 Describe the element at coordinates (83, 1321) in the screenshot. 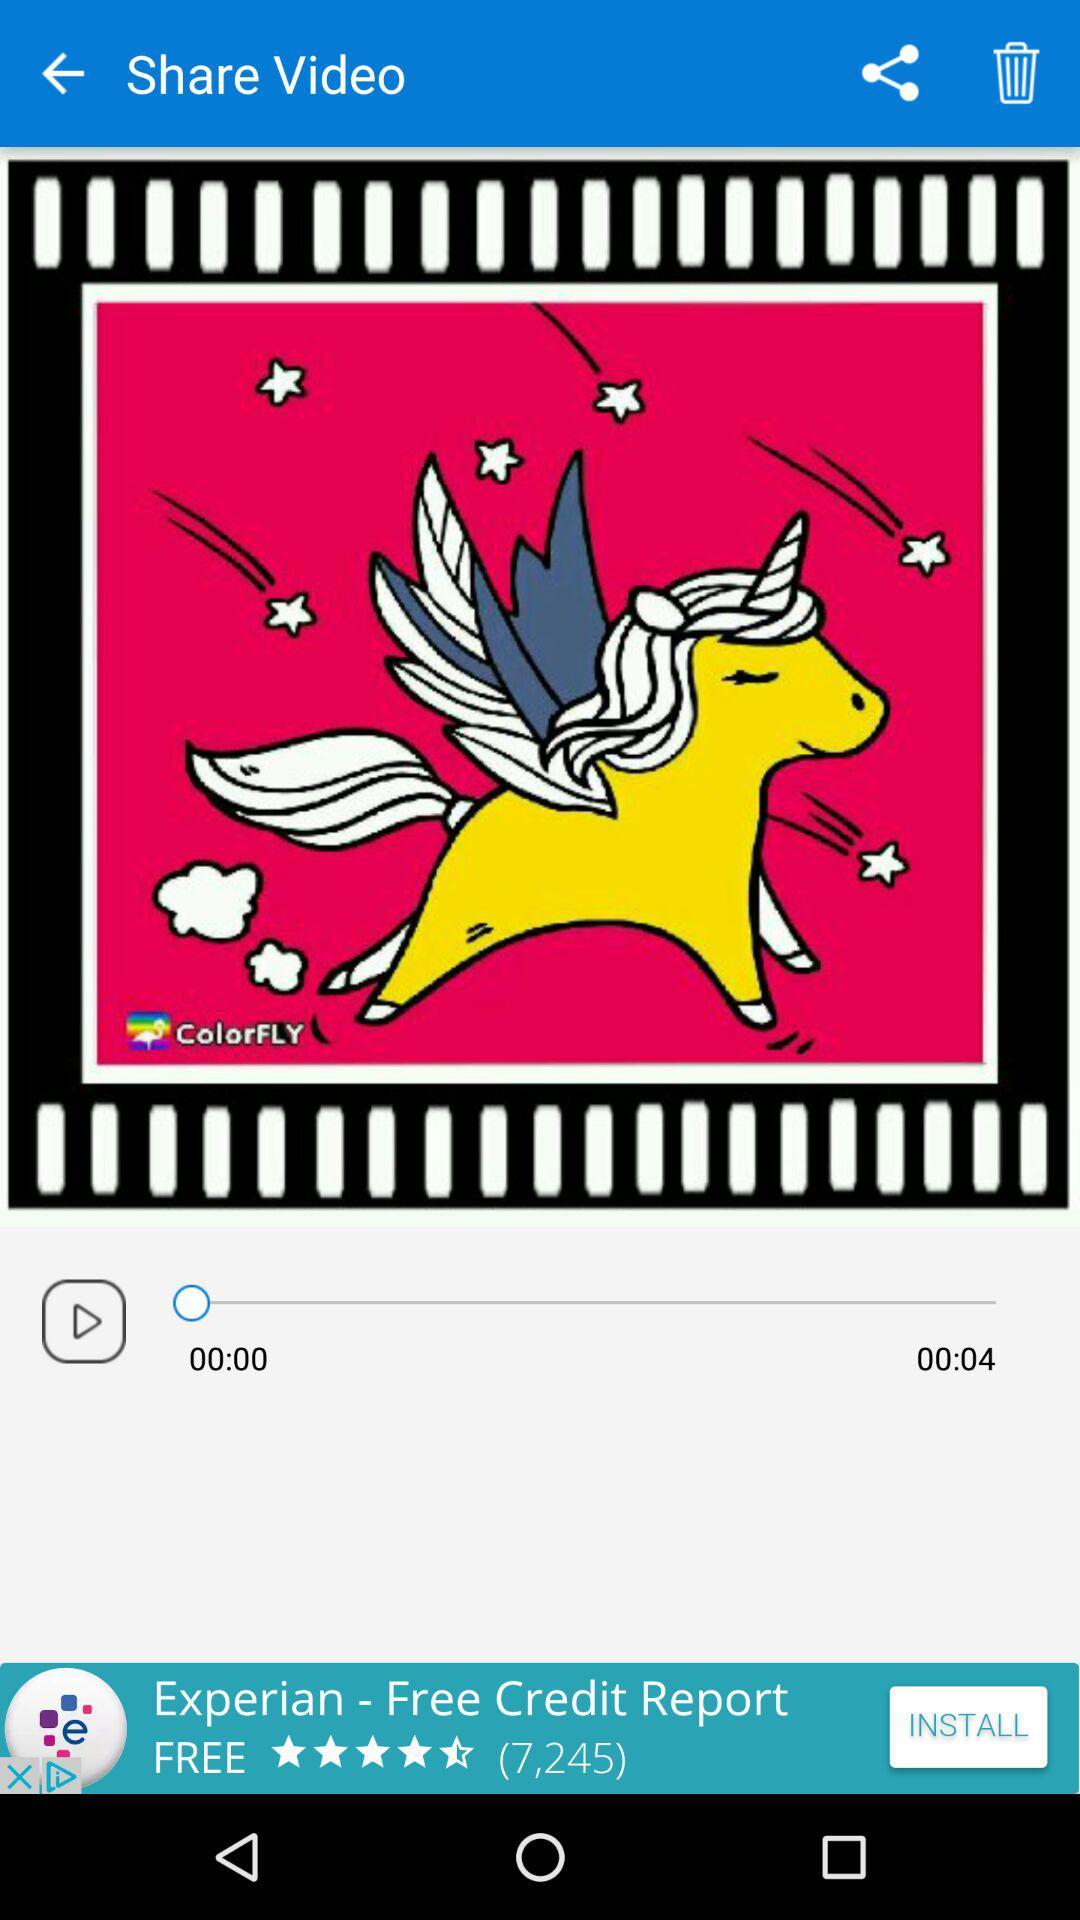

I see `song` at that location.